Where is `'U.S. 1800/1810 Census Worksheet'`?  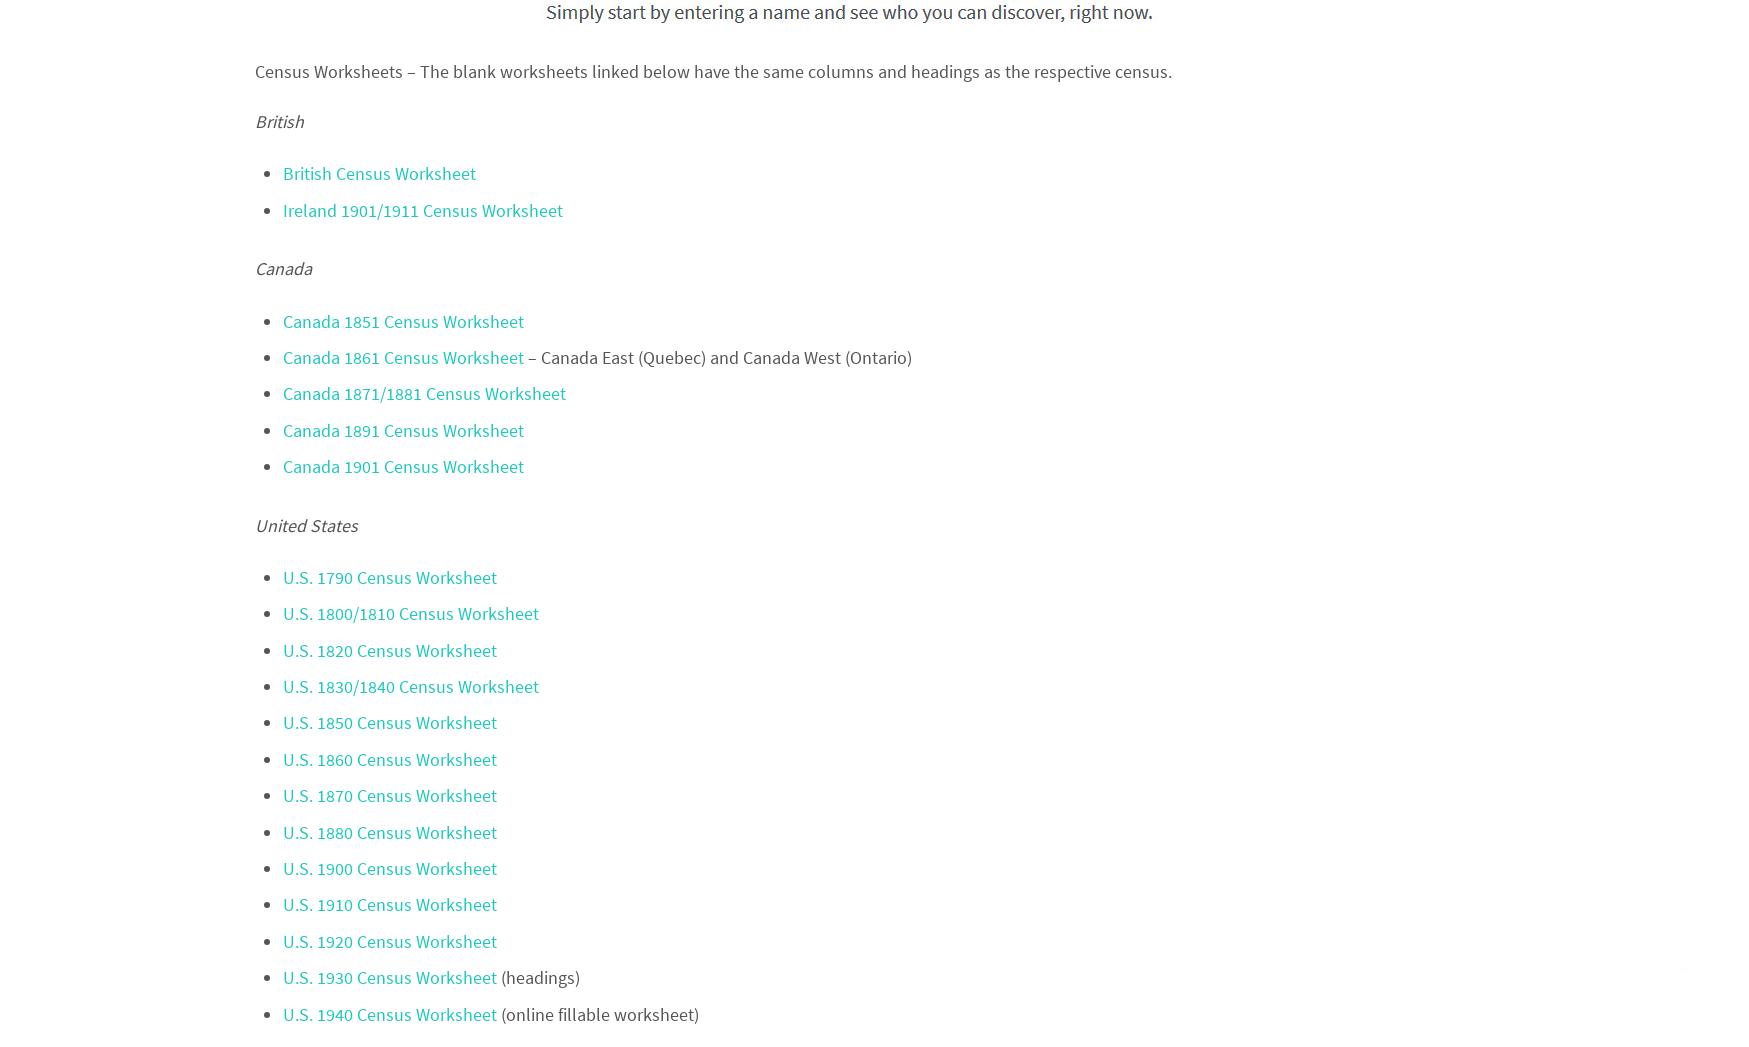
'U.S. 1800/1810 Census Worksheet' is located at coordinates (410, 612).